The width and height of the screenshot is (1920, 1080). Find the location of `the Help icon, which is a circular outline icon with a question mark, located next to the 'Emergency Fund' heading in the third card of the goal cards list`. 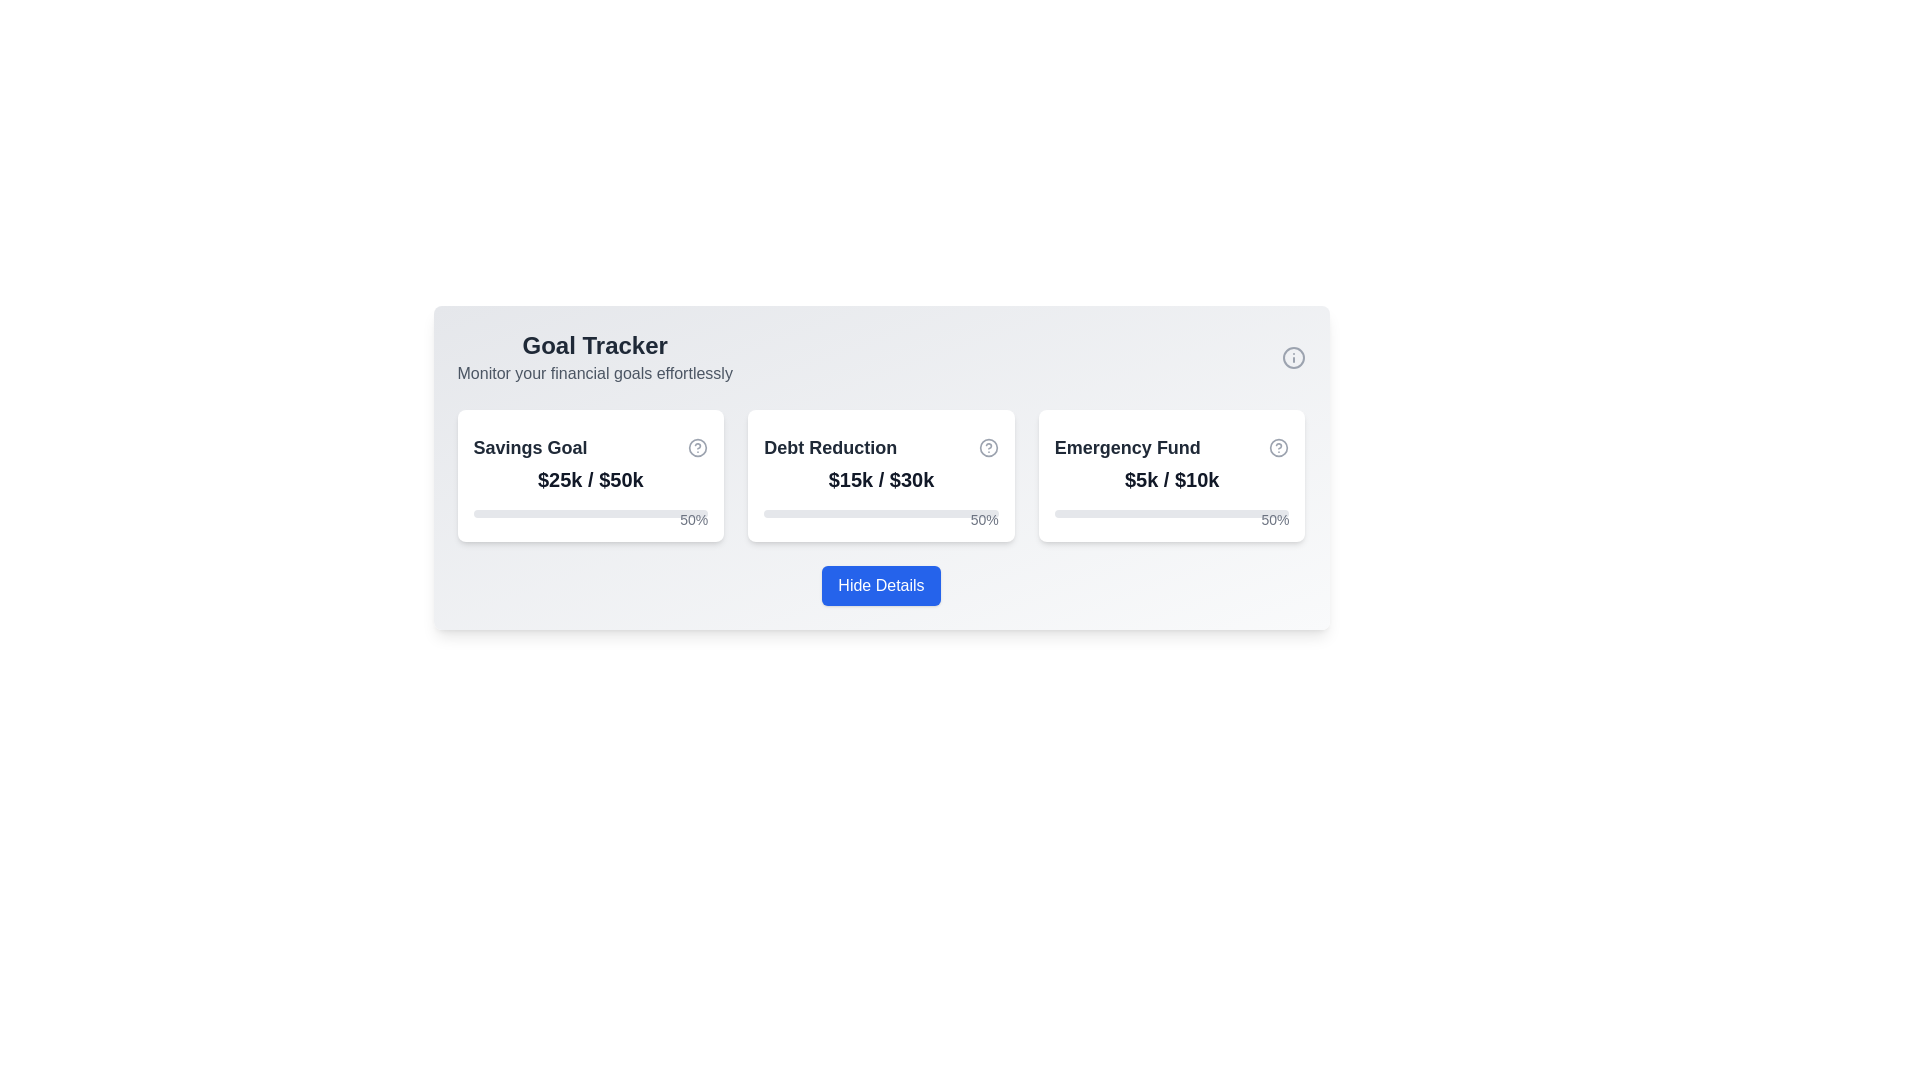

the Help icon, which is a circular outline icon with a question mark, located next to the 'Emergency Fund' heading in the third card of the goal cards list is located at coordinates (1278, 446).